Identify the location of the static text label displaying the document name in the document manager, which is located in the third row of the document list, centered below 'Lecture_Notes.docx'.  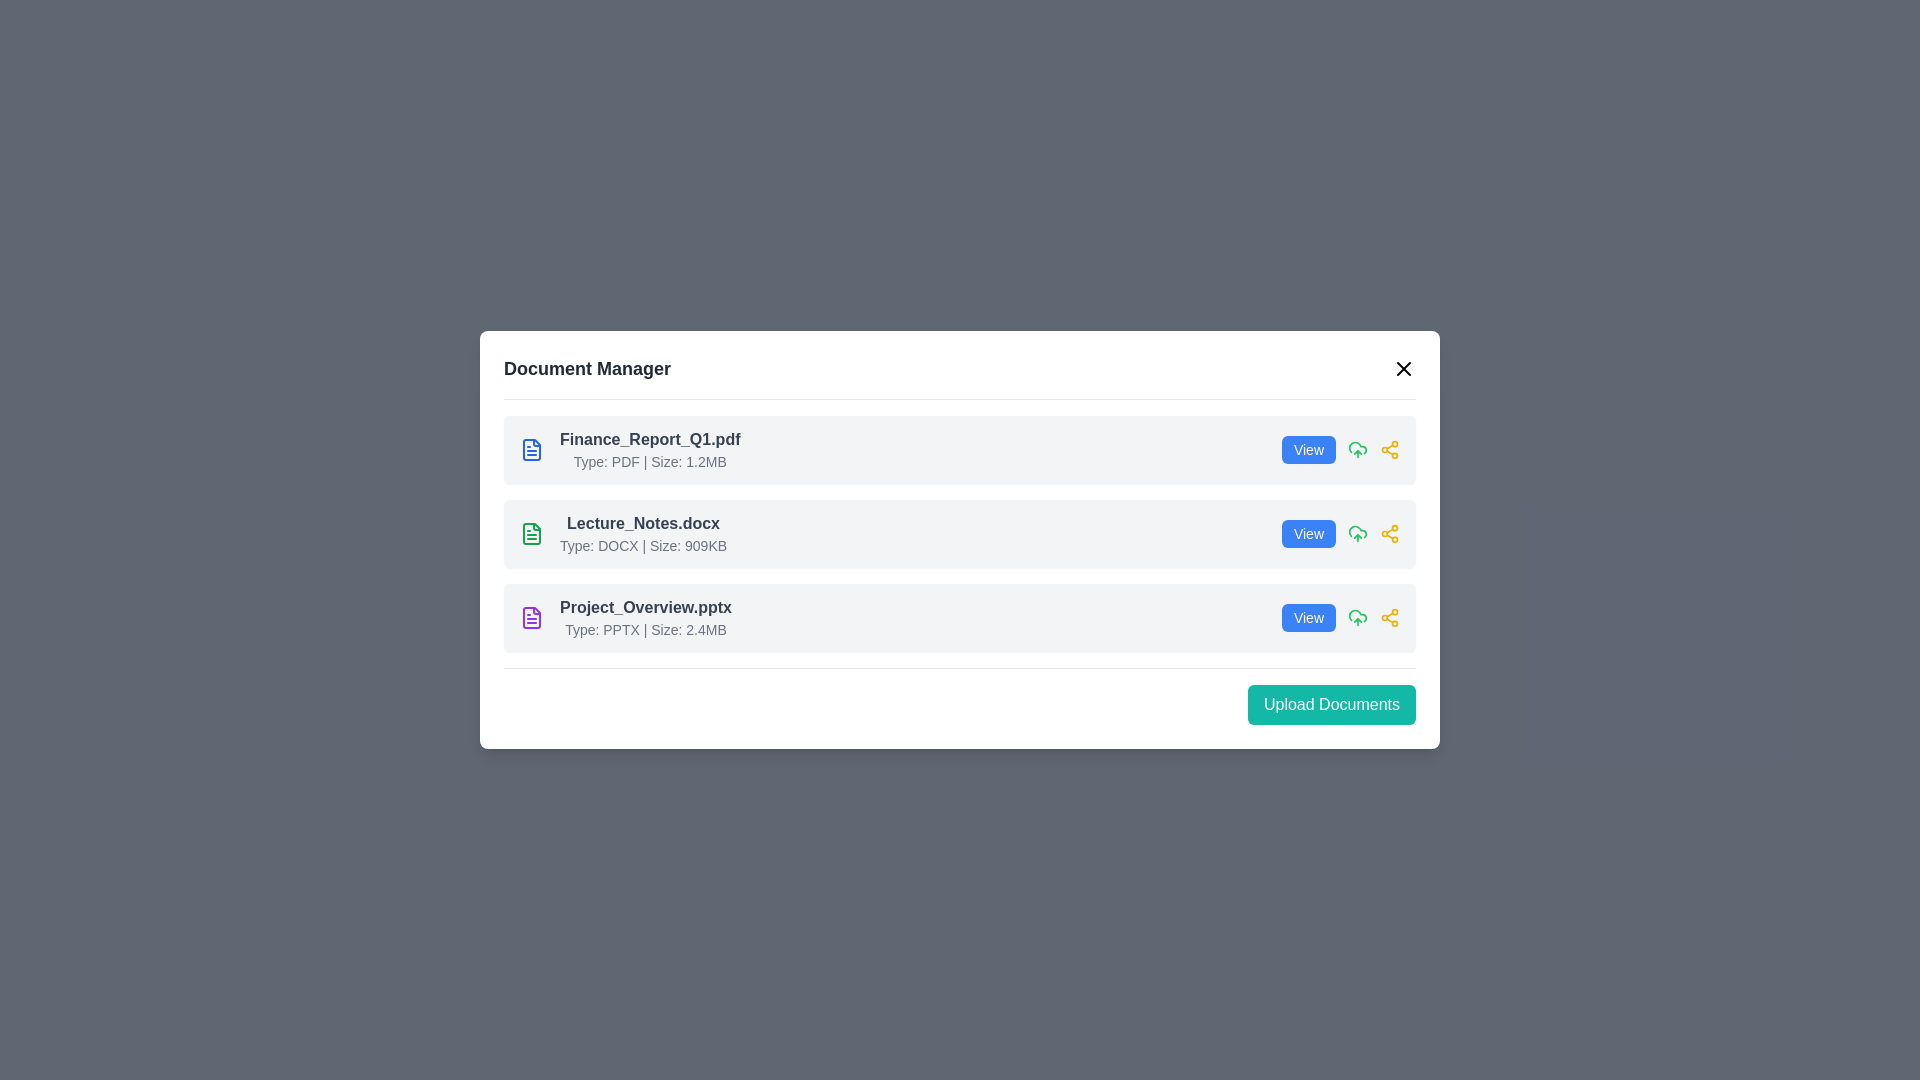
(645, 607).